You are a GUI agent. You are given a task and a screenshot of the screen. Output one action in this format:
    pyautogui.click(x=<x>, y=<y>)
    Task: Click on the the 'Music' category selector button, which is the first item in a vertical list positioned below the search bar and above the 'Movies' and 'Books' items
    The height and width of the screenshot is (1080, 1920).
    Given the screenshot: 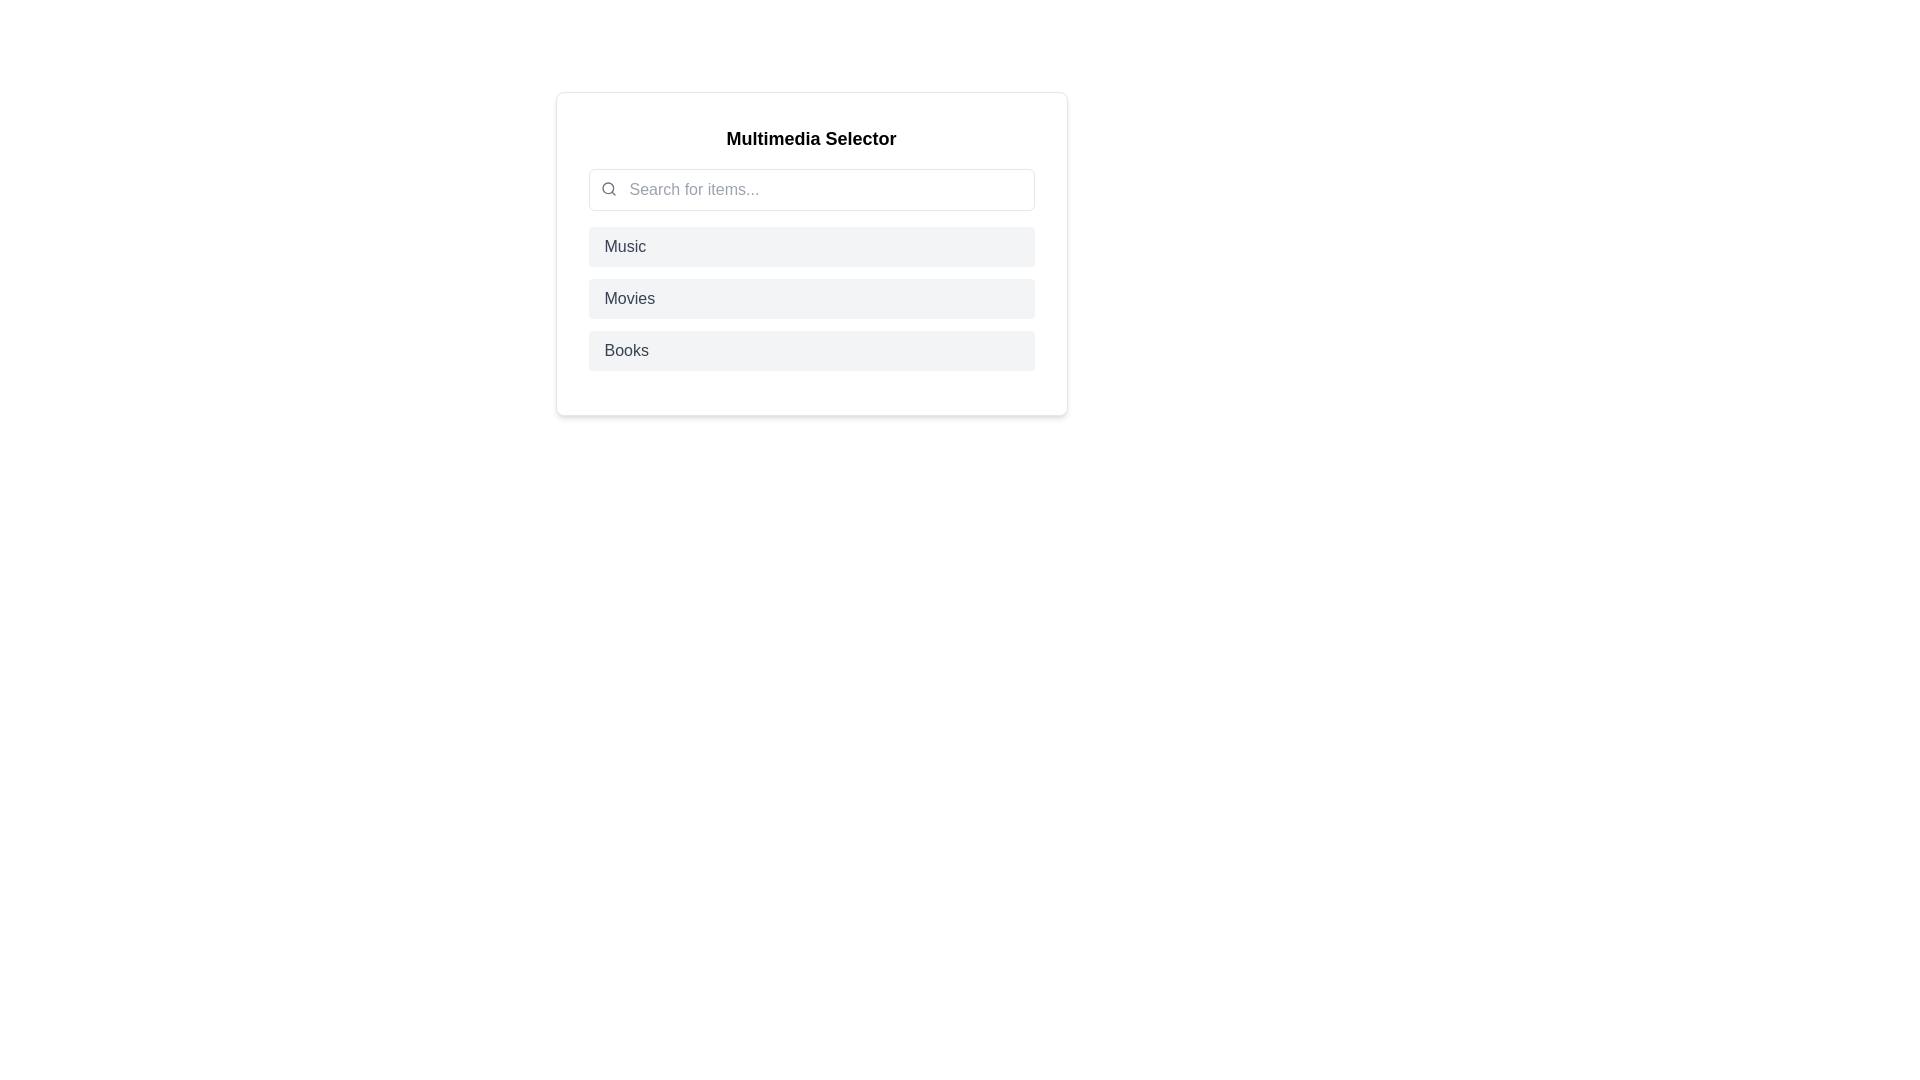 What is the action you would take?
    pyautogui.click(x=811, y=245)
    